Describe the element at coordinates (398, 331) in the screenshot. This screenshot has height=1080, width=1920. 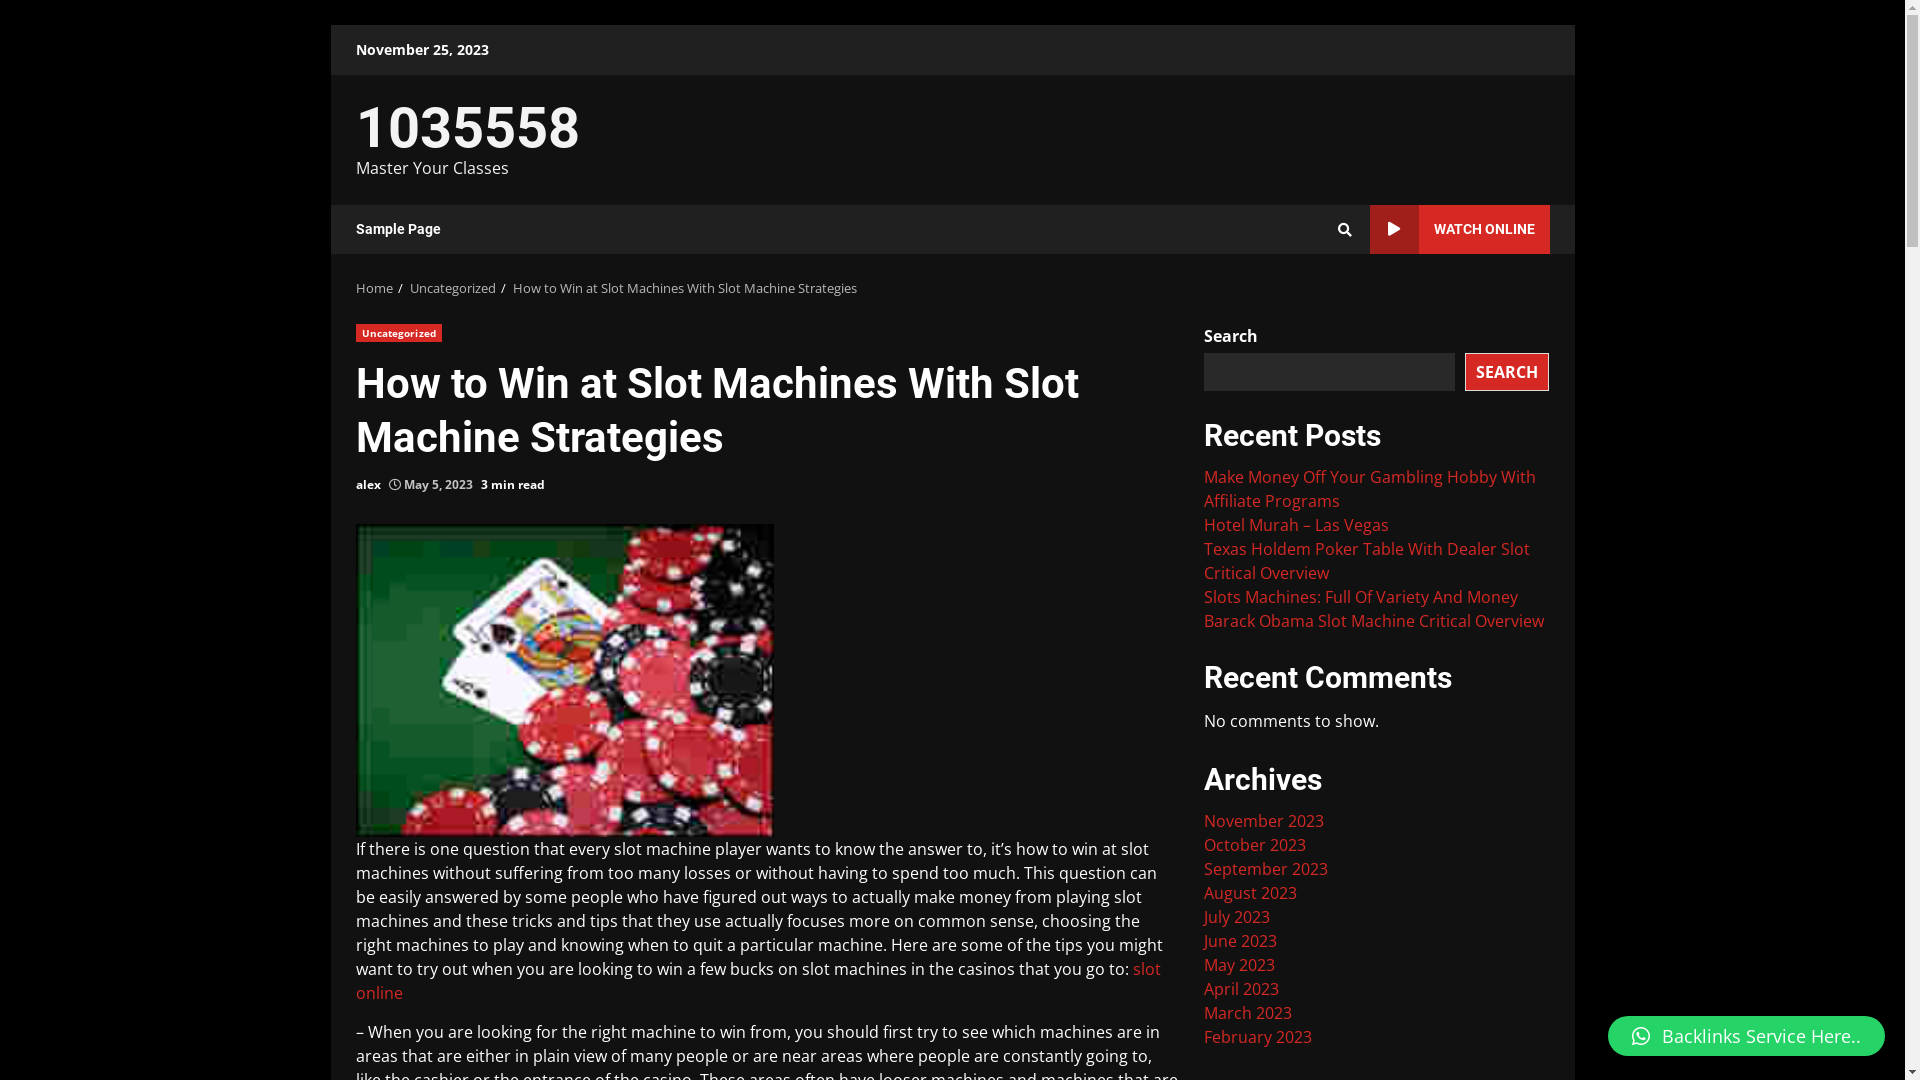
I see `'Uncategorized'` at that location.